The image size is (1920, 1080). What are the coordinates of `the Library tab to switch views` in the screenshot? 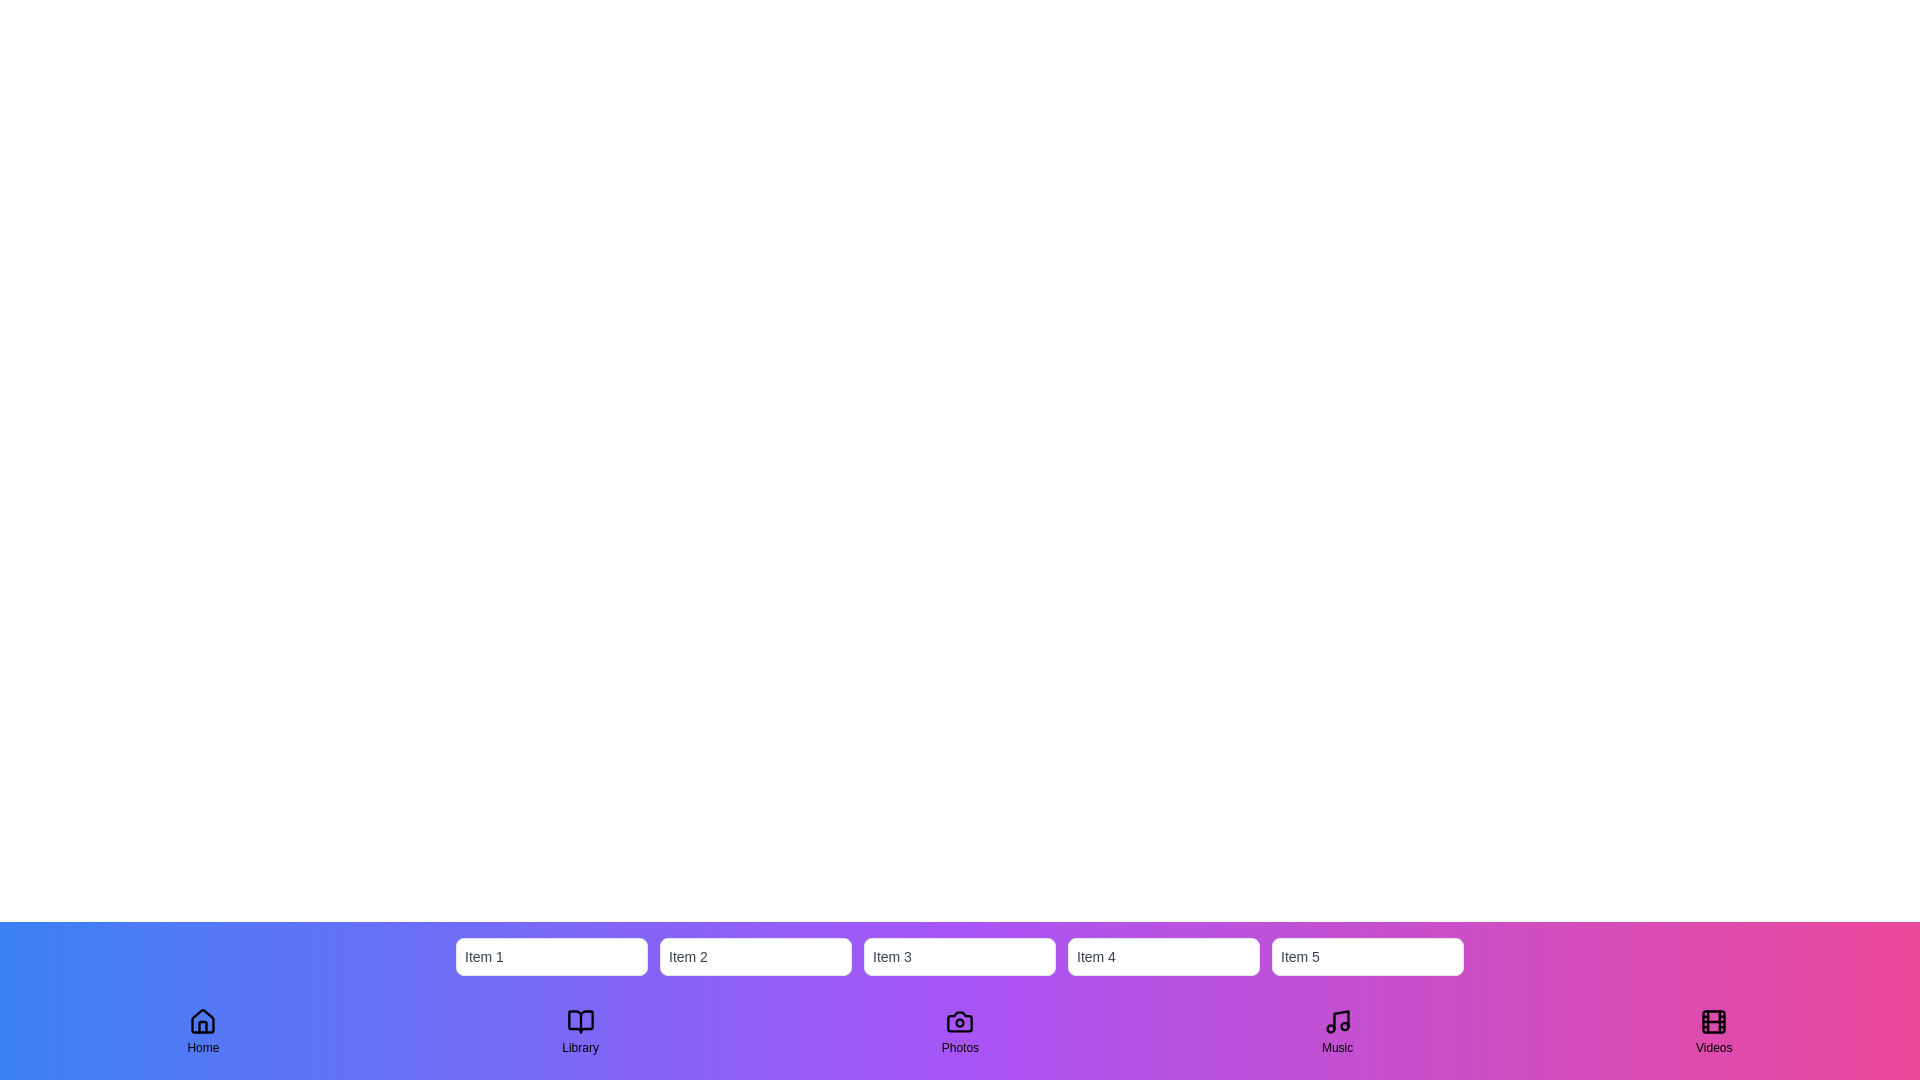 It's located at (579, 1032).